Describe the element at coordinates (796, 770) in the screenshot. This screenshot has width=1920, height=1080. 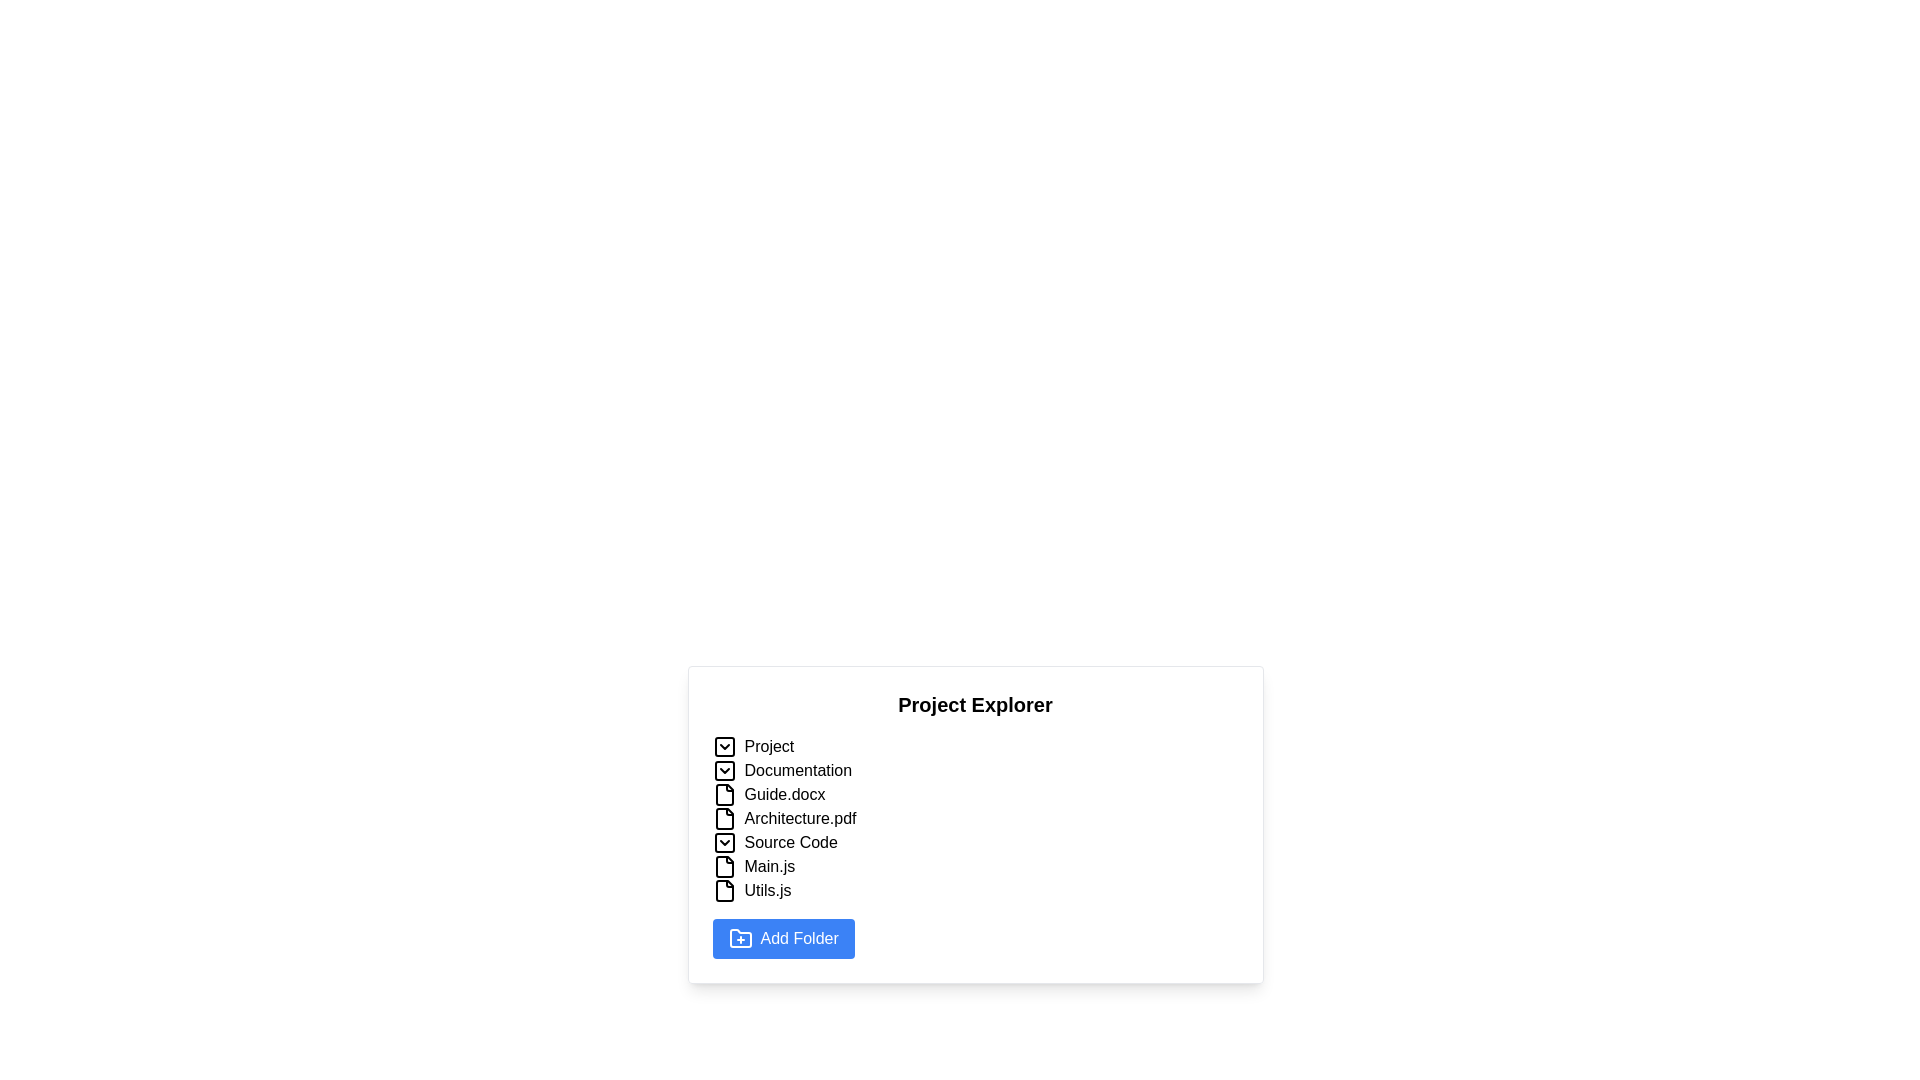
I see `on the 'Documentation' folder text label located under the 'Project' group in the file explorer interface` at that location.